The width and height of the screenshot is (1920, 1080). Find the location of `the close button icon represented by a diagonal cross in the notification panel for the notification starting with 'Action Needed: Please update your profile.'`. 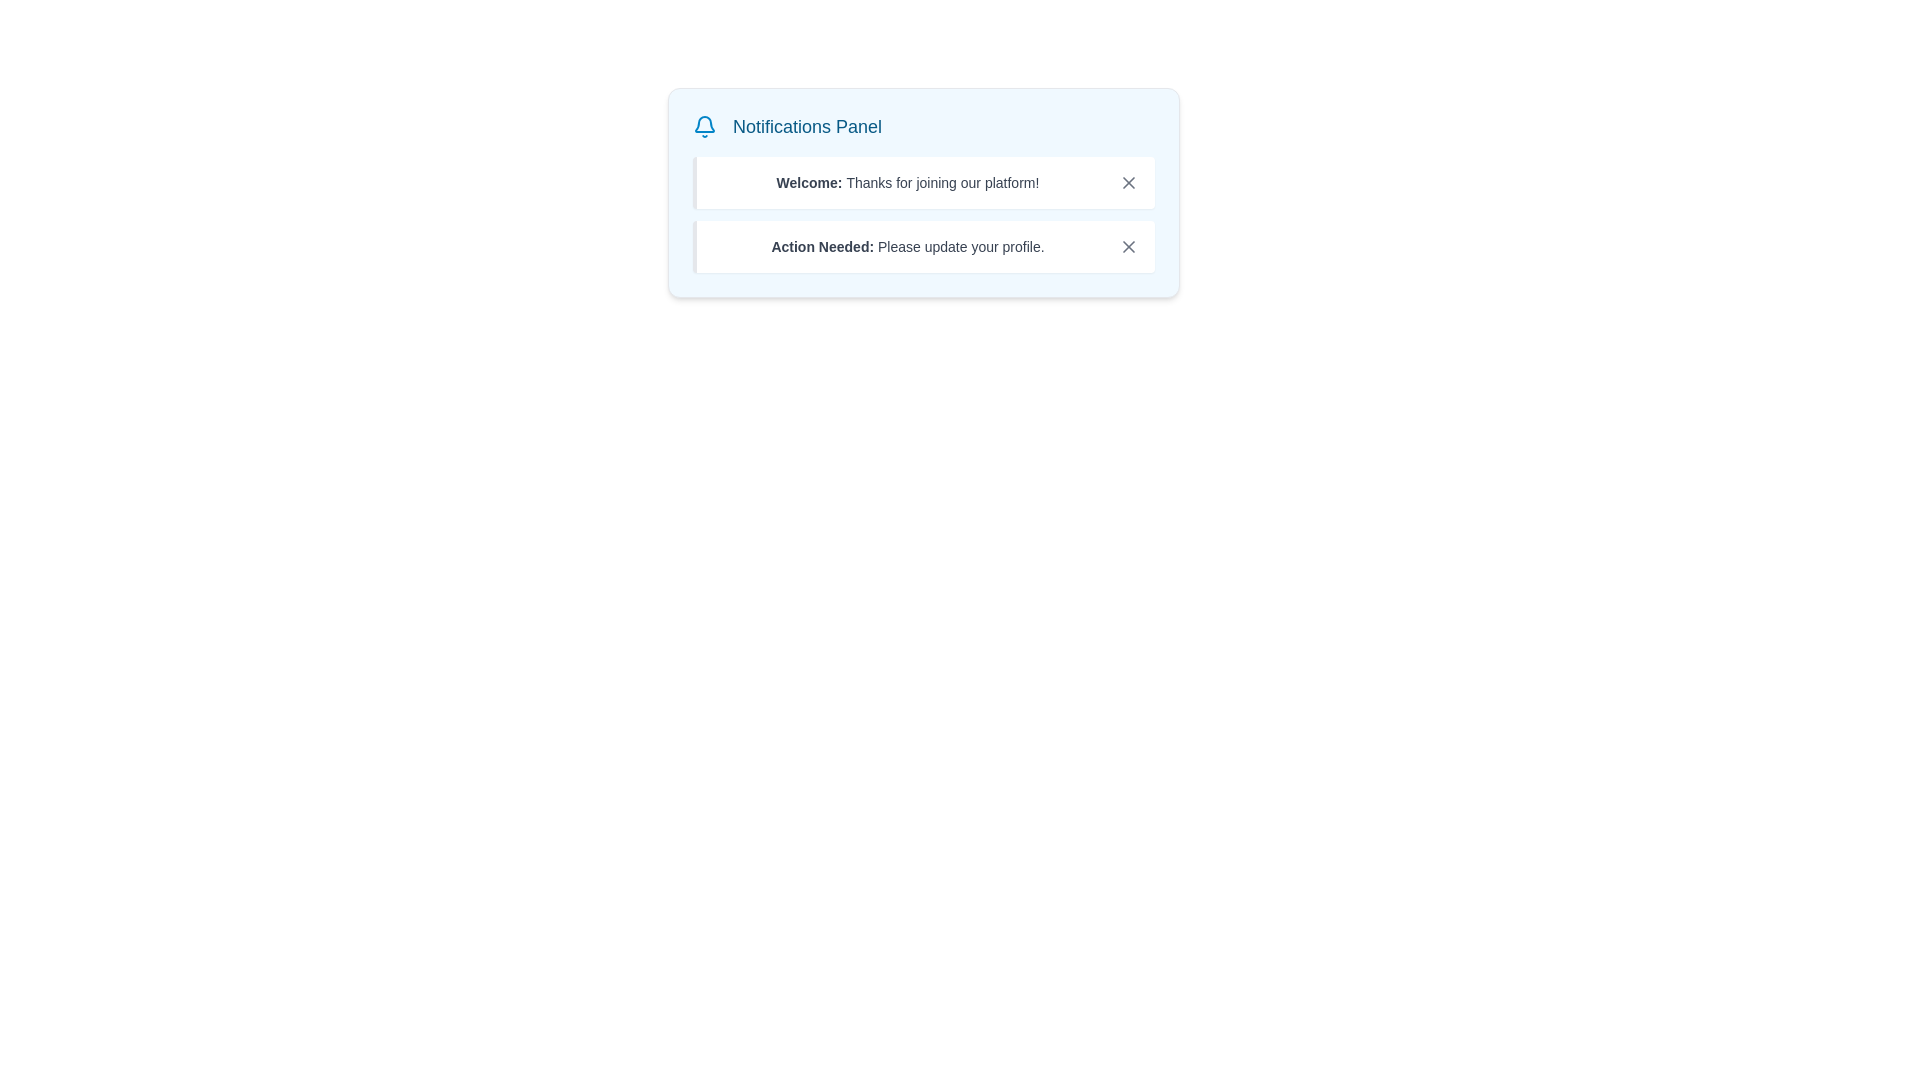

the close button icon represented by a diagonal cross in the notification panel for the notification starting with 'Action Needed: Please update your profile.' is located at coordinates (1128, 245).